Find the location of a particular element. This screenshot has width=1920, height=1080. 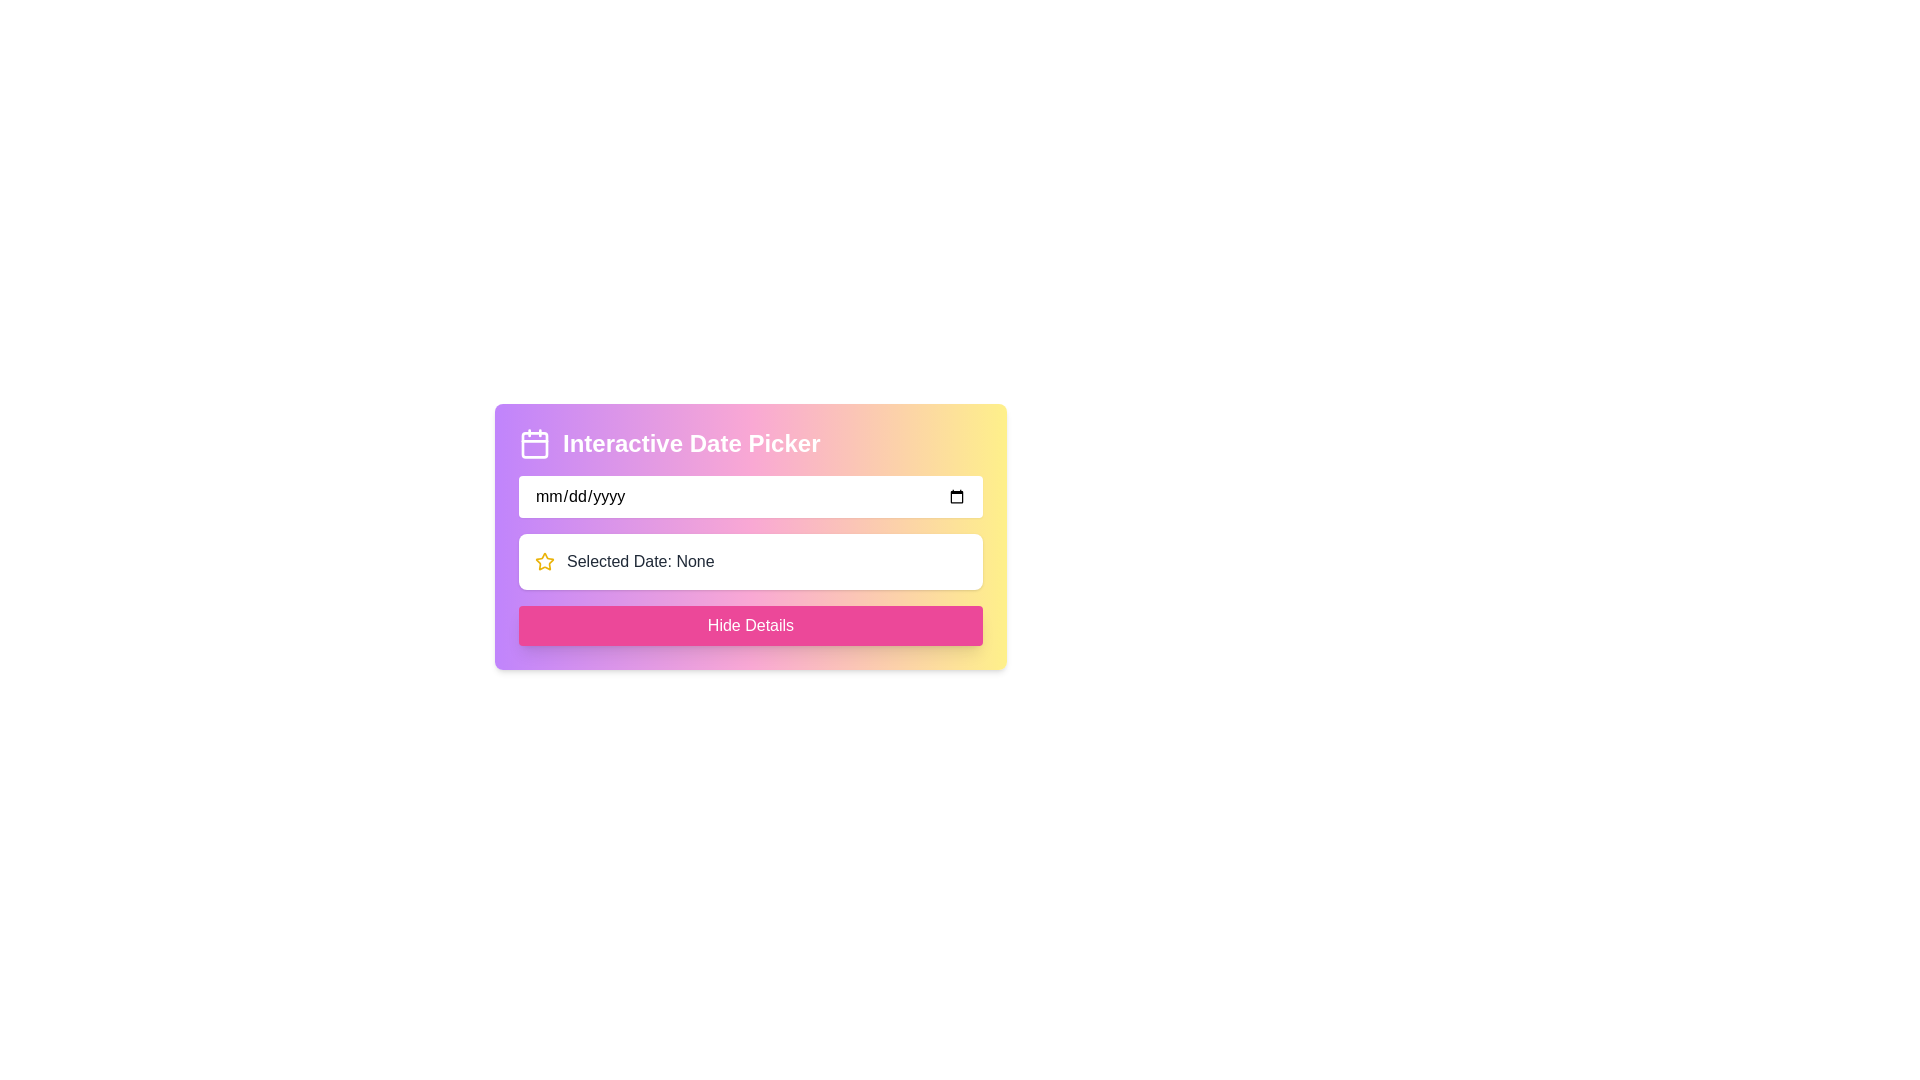

the star icon, which is a decorative SVG element located in the top-right section of the date selection interface is located at coordinates (545, 561).